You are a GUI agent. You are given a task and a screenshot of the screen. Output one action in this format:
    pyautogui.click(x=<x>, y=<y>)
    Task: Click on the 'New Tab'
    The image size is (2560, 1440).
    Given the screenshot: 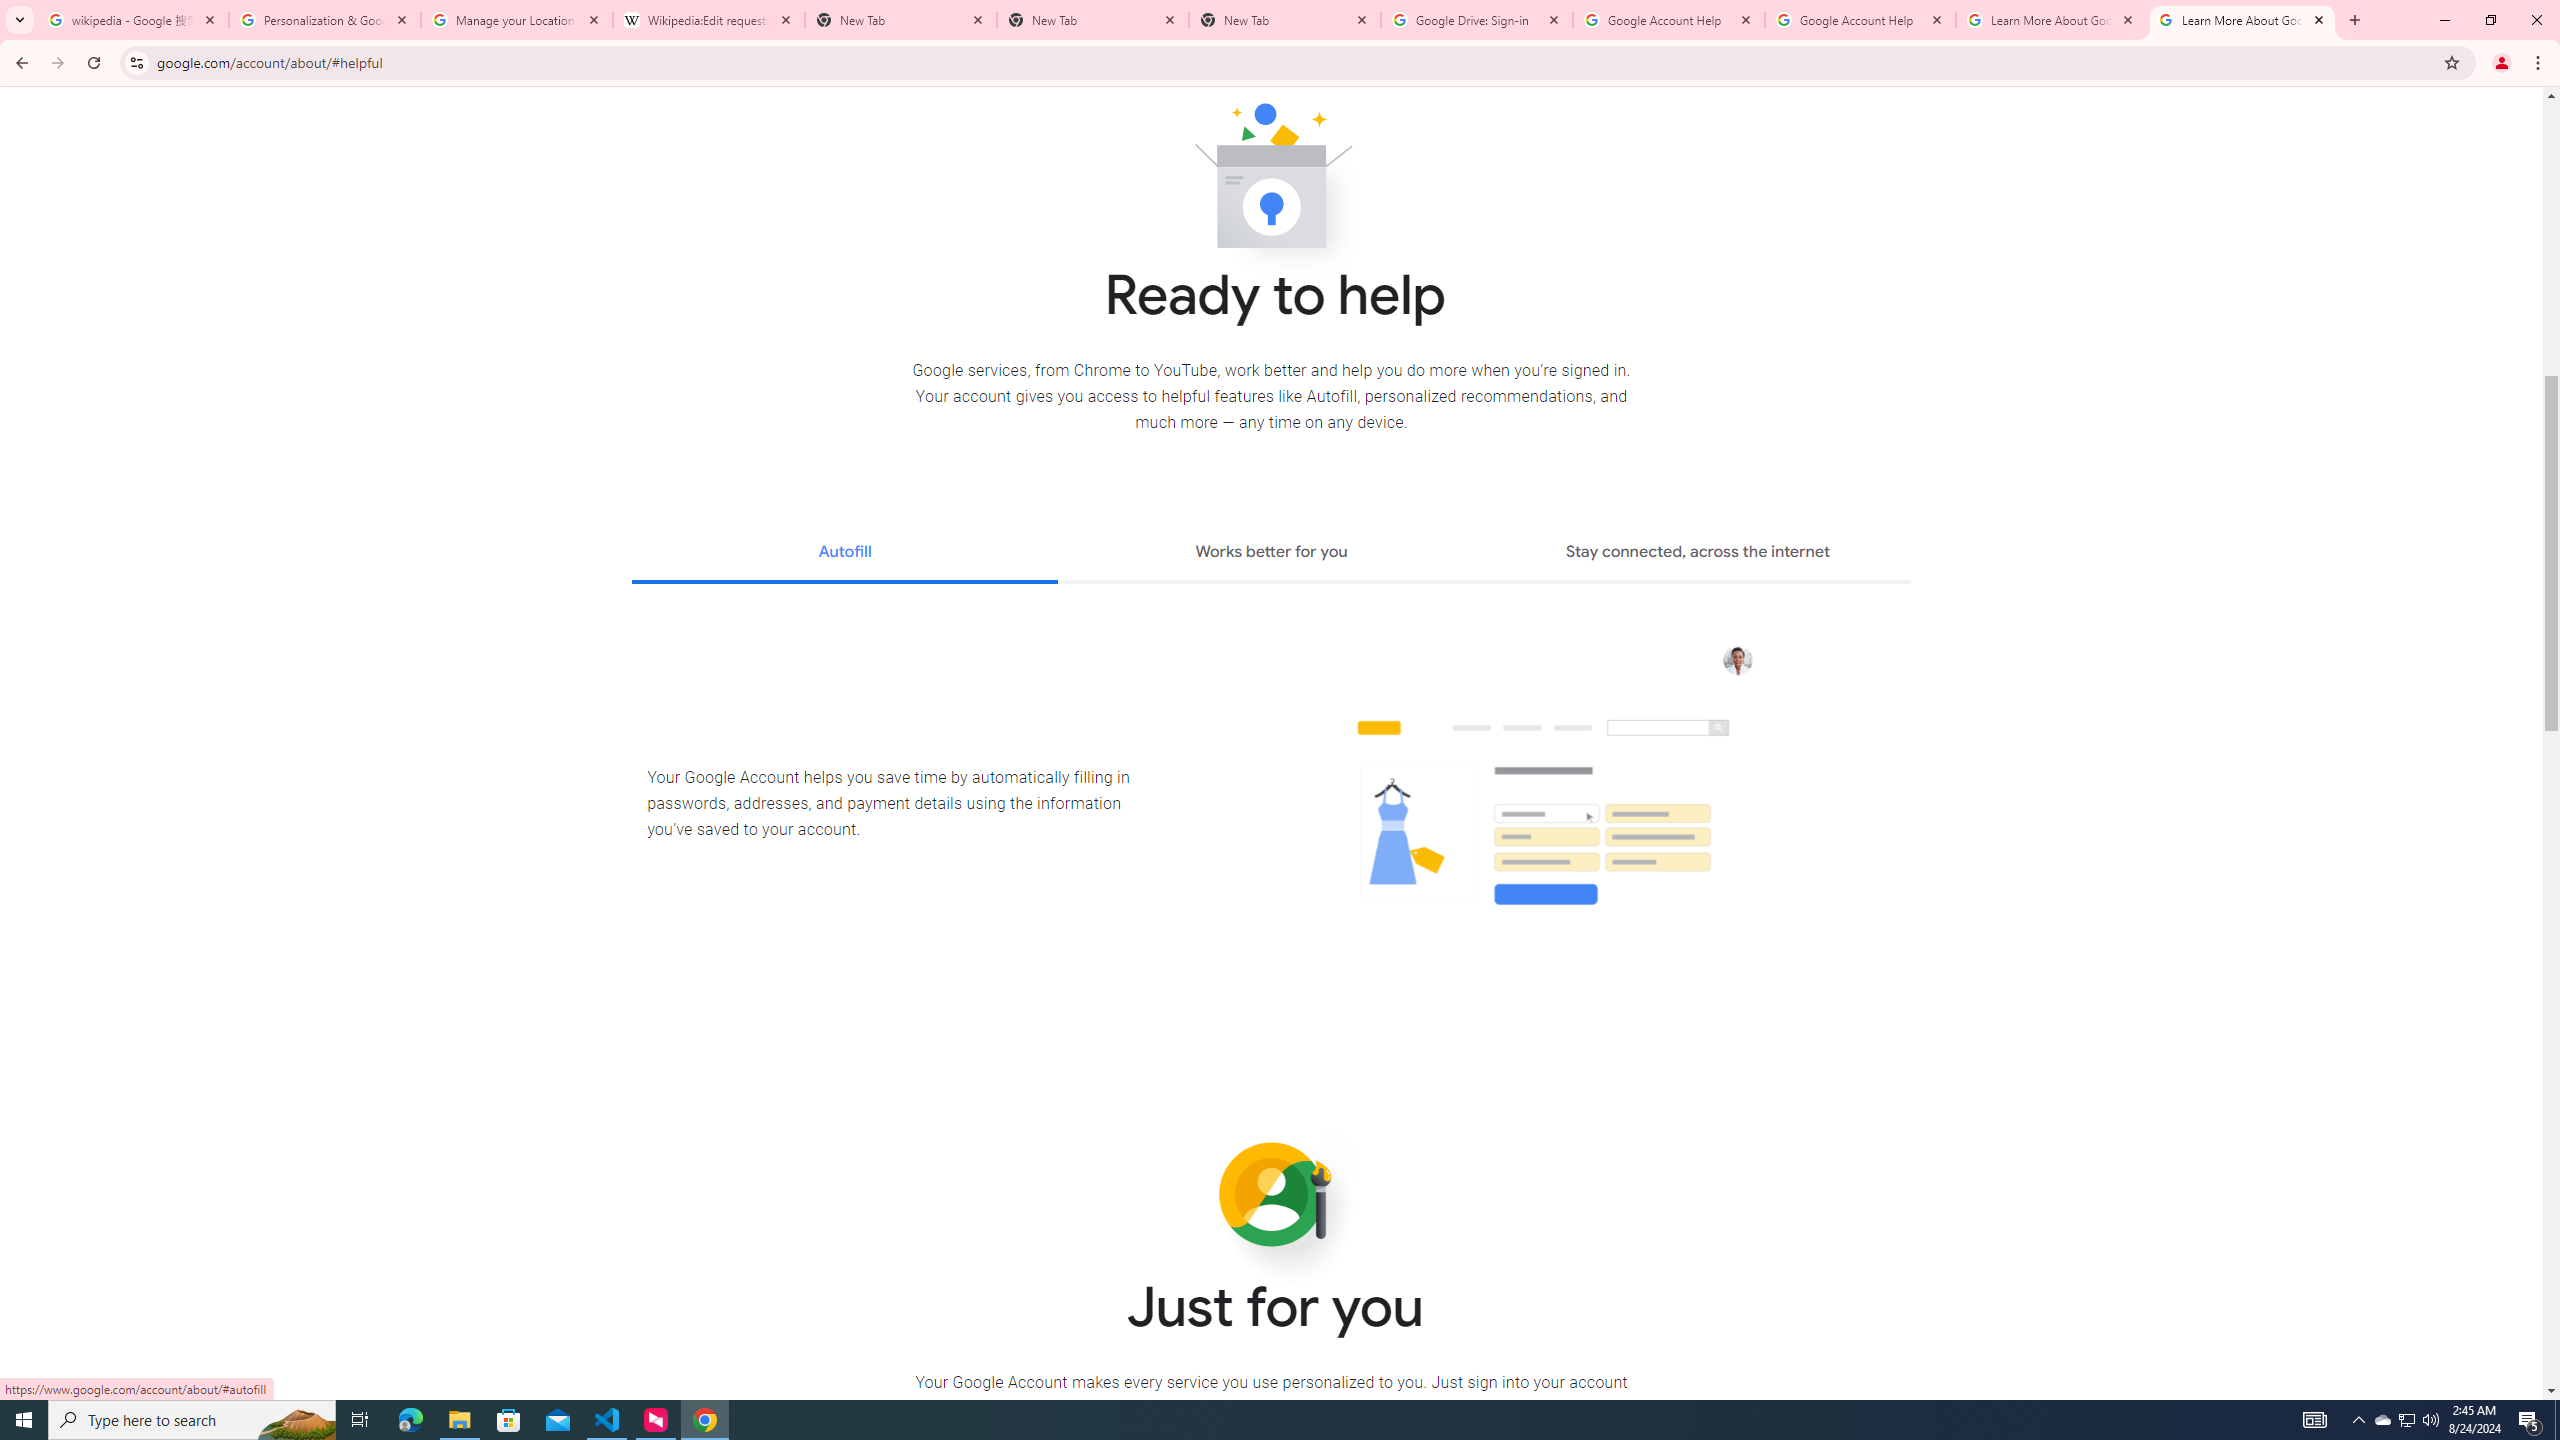 What is the action you would take?
    pyautogui.click(x=1284, y=19)
    